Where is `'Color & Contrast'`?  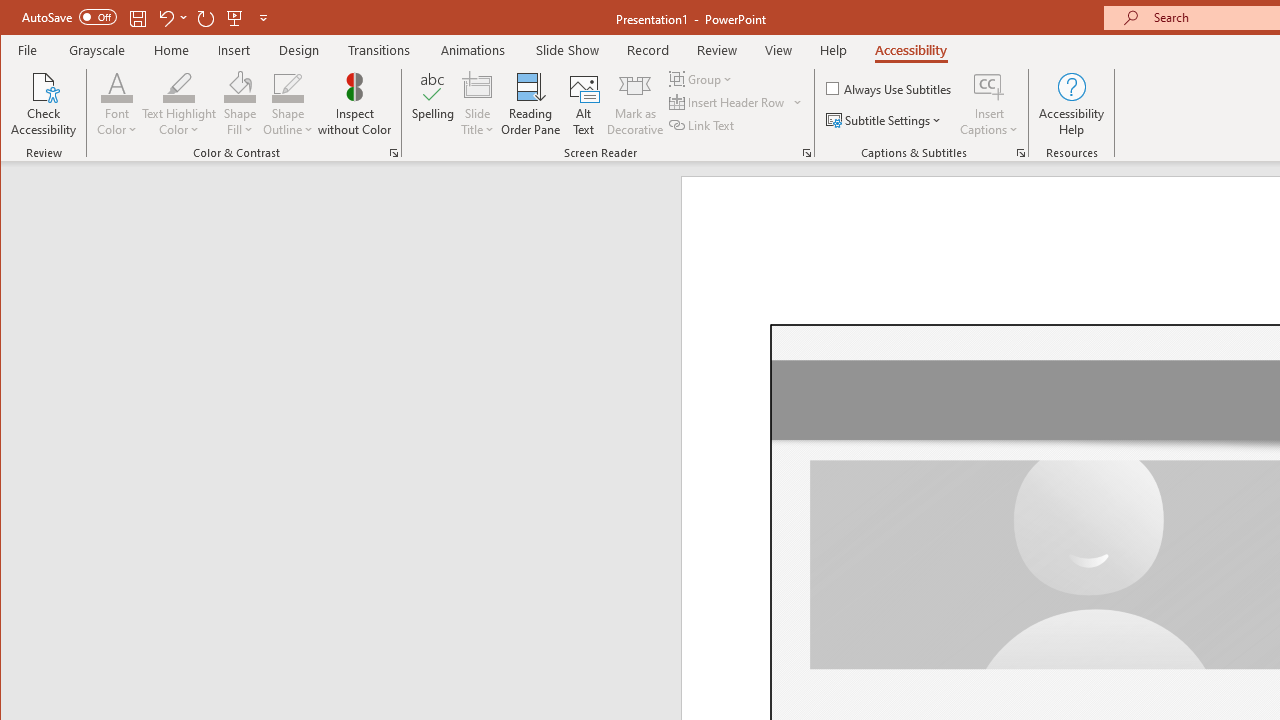
'Color & Contrast' is located at coordinates (394, 152).